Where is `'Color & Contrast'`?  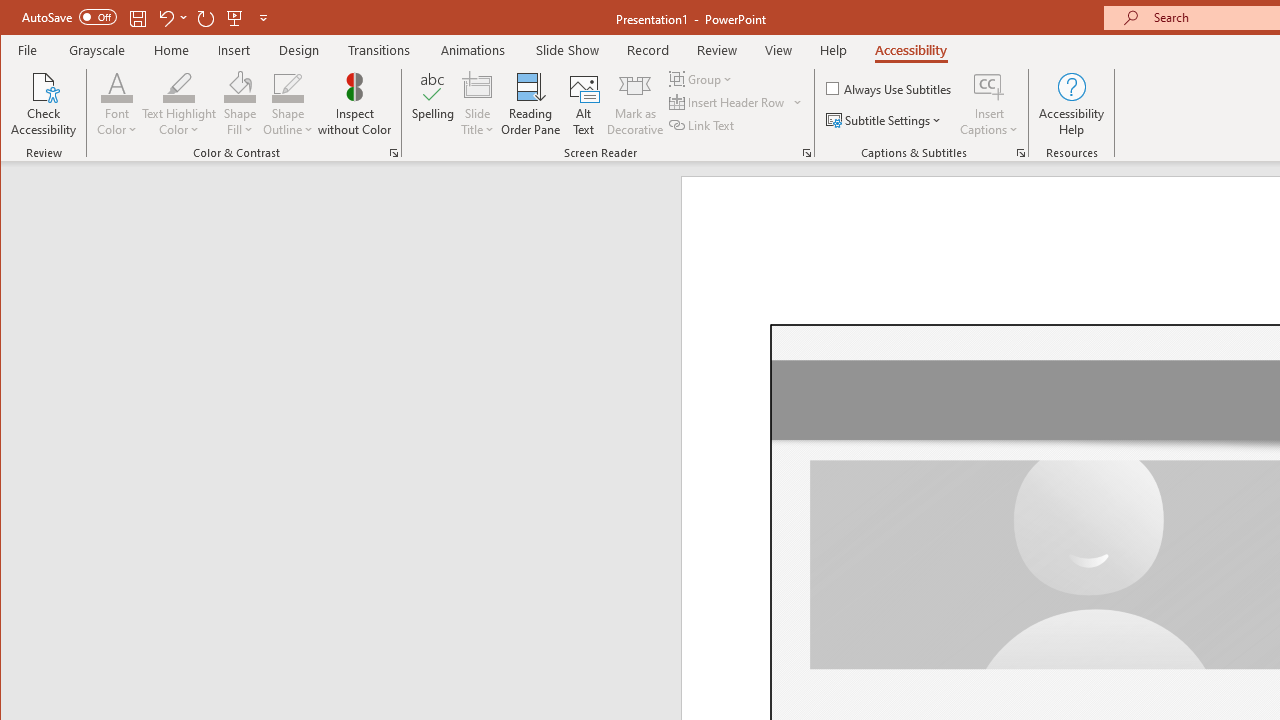
'Color & Contrast' is located at coordinates (394, 152).